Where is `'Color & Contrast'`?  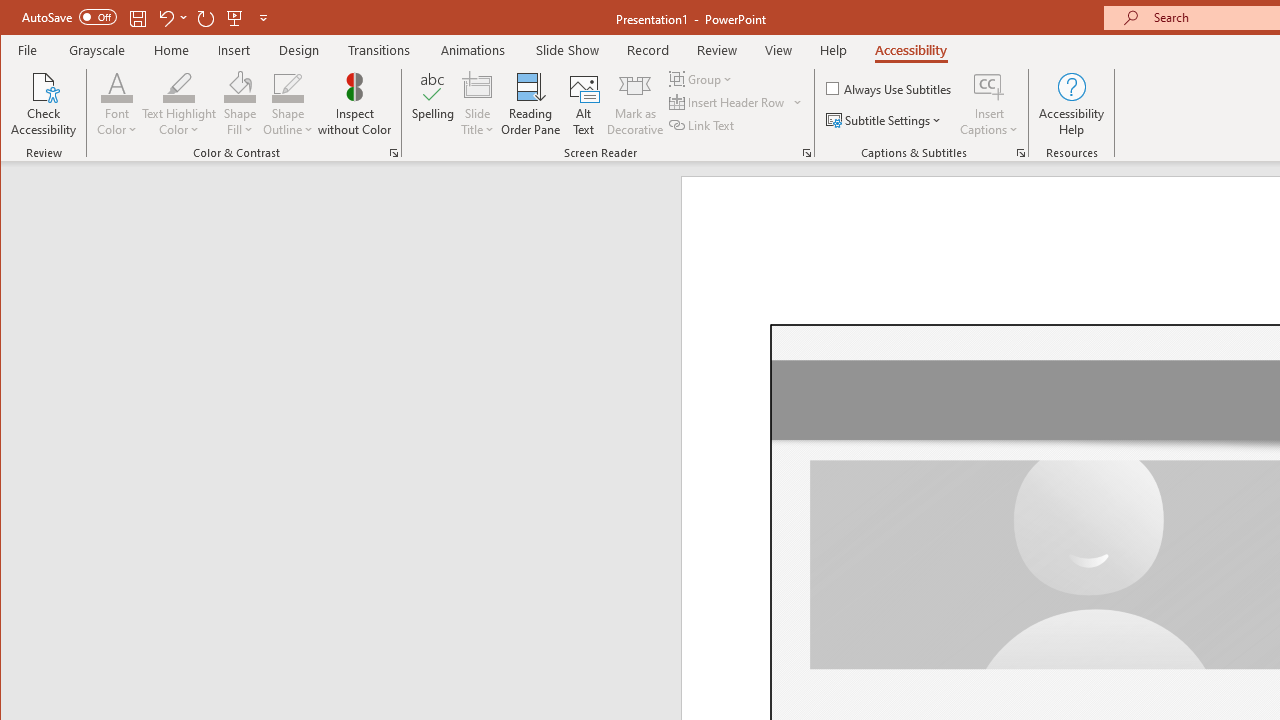
'Color & Contrast' is located at coordinates (394, 152).